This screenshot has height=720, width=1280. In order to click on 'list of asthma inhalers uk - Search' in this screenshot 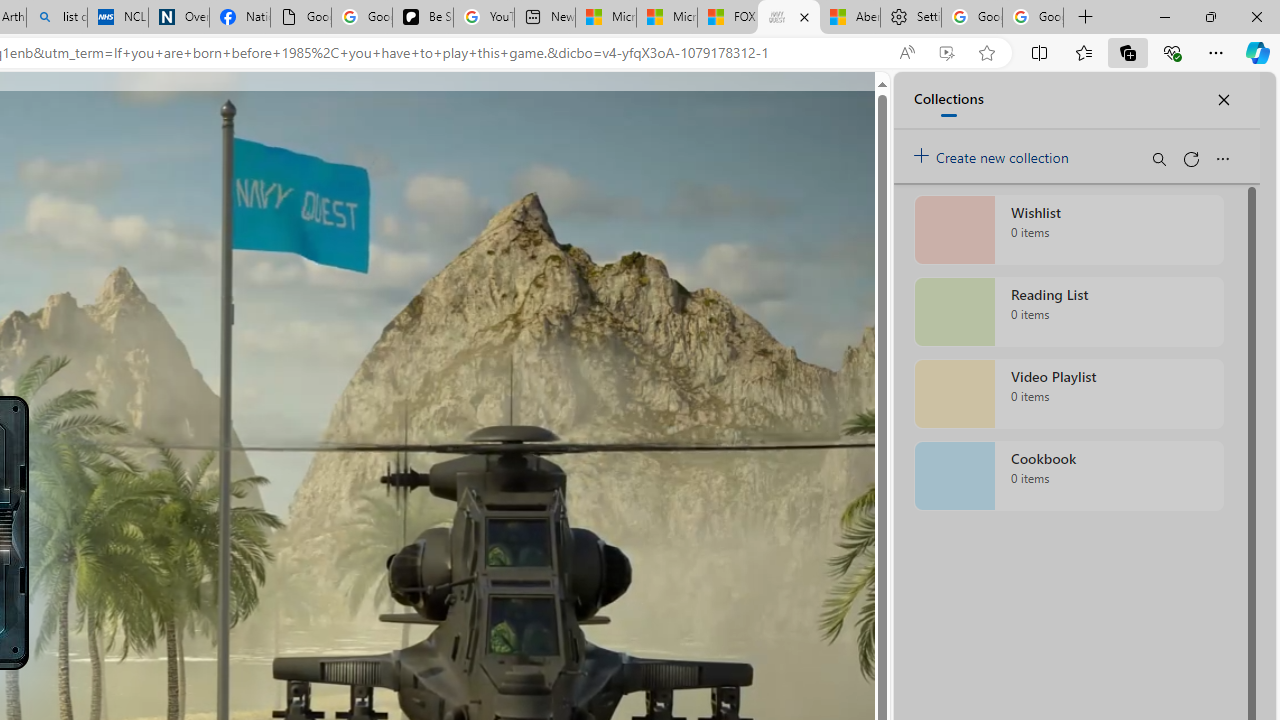, I will do `click(56, 17)`.